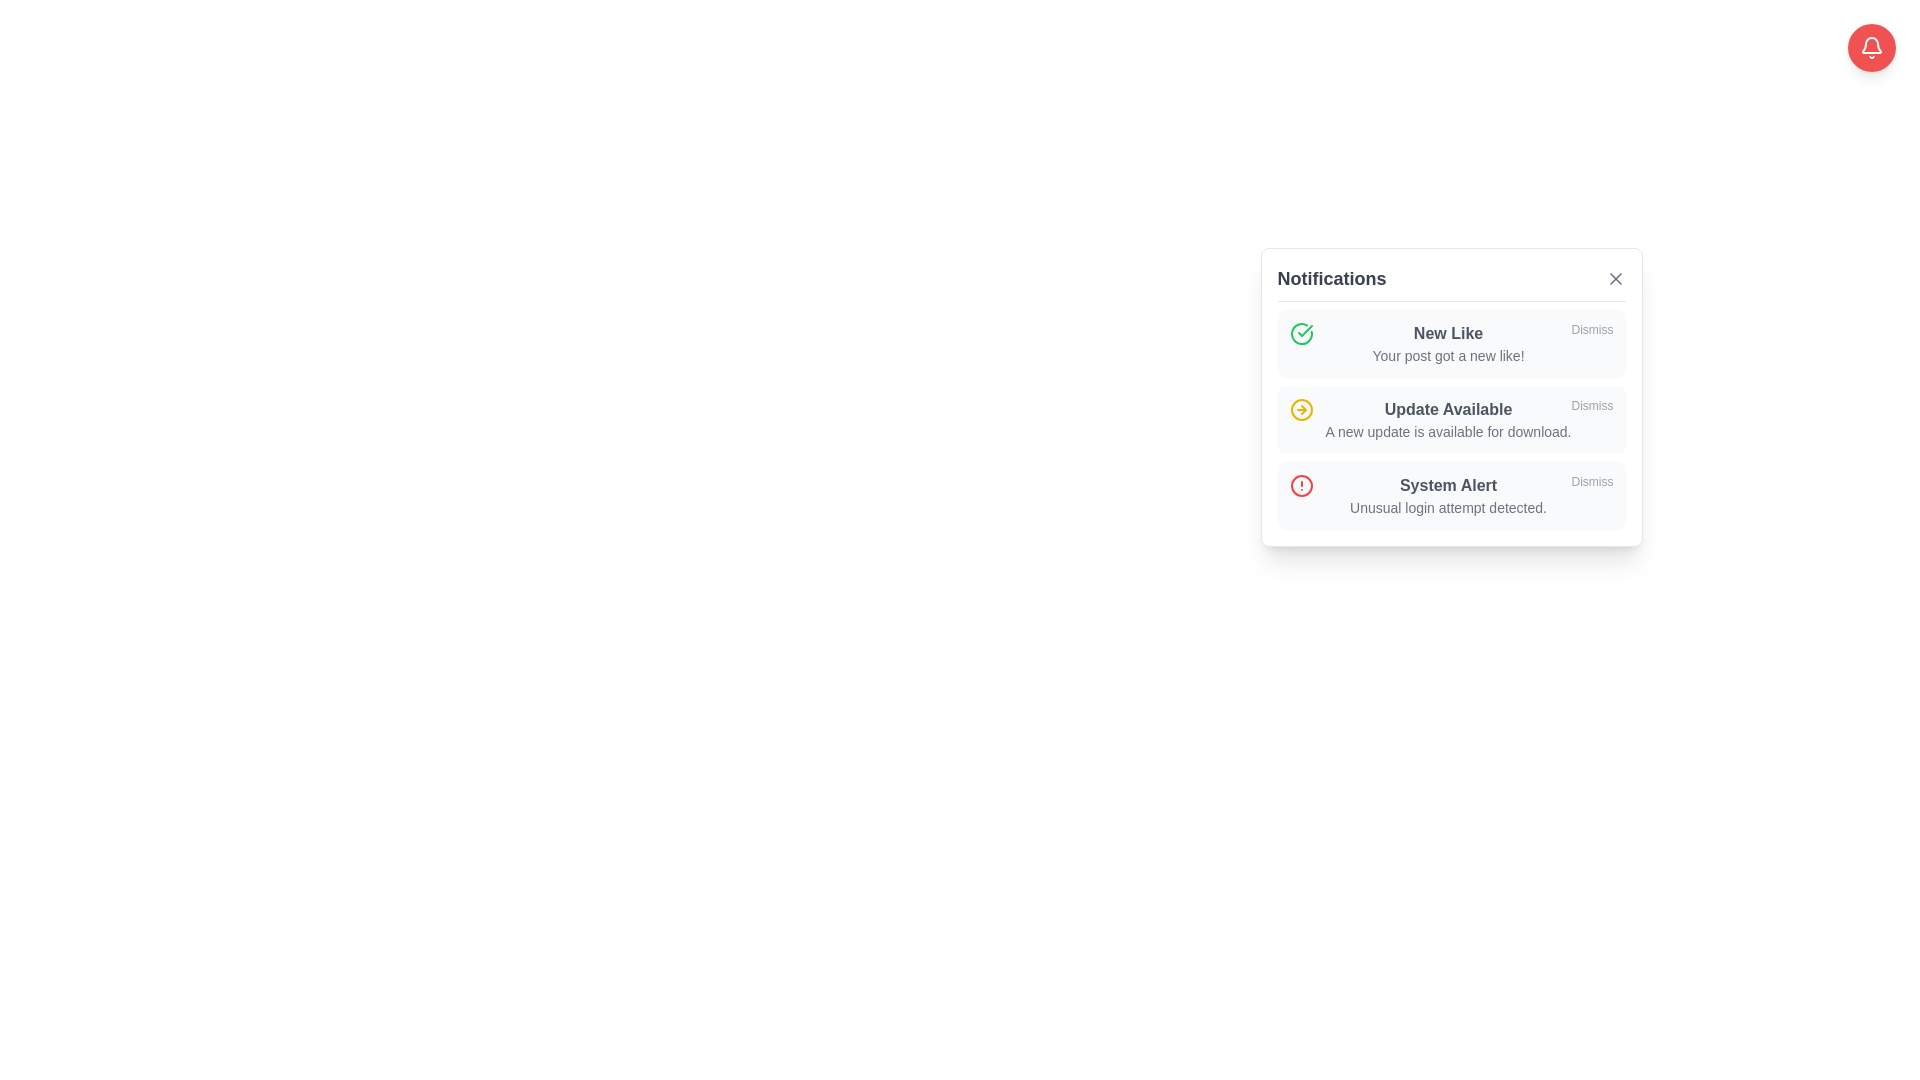 This screenshot has width=1920, height=1080. I want to click on the 'System Alert' text label, which is styled in bold gray font and positioned at the top of the notification card, so click(1448, 486).